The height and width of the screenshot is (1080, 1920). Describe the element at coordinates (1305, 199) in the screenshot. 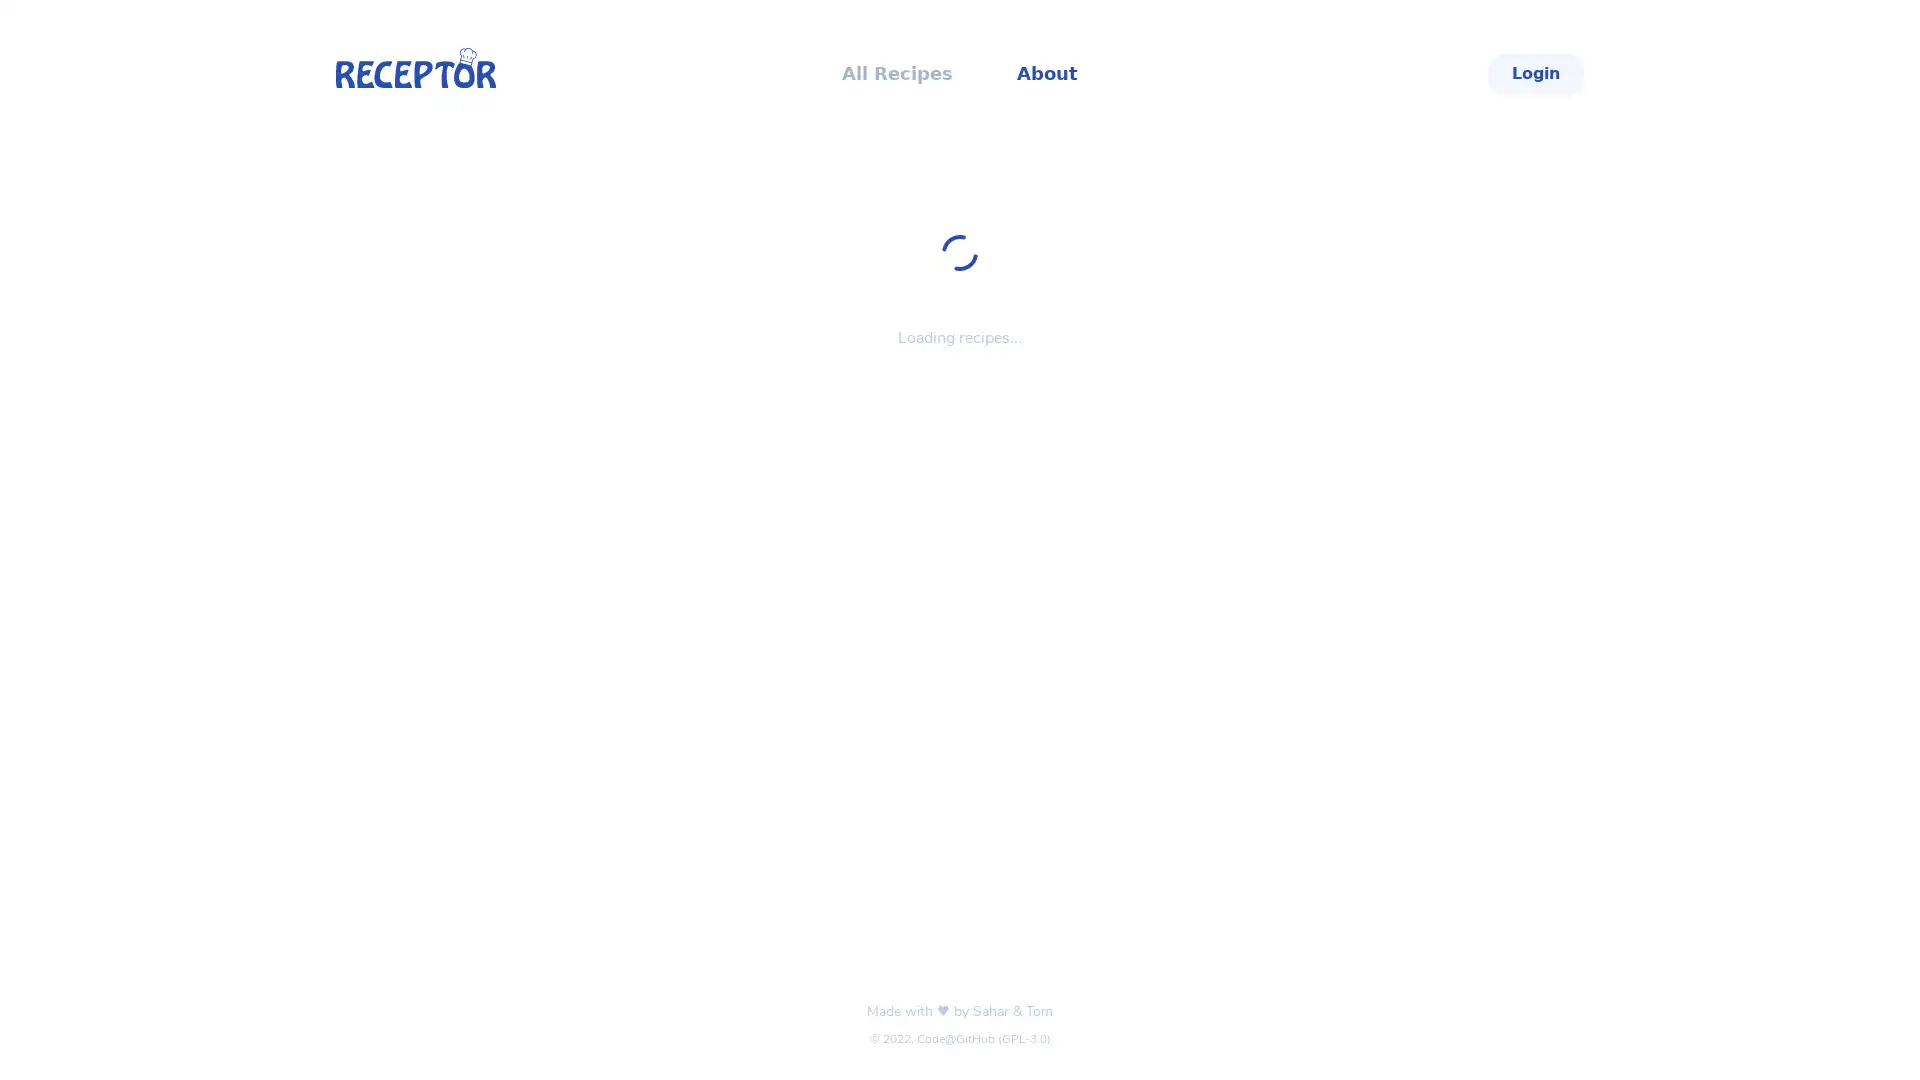

I see `Select Filter` at that location.